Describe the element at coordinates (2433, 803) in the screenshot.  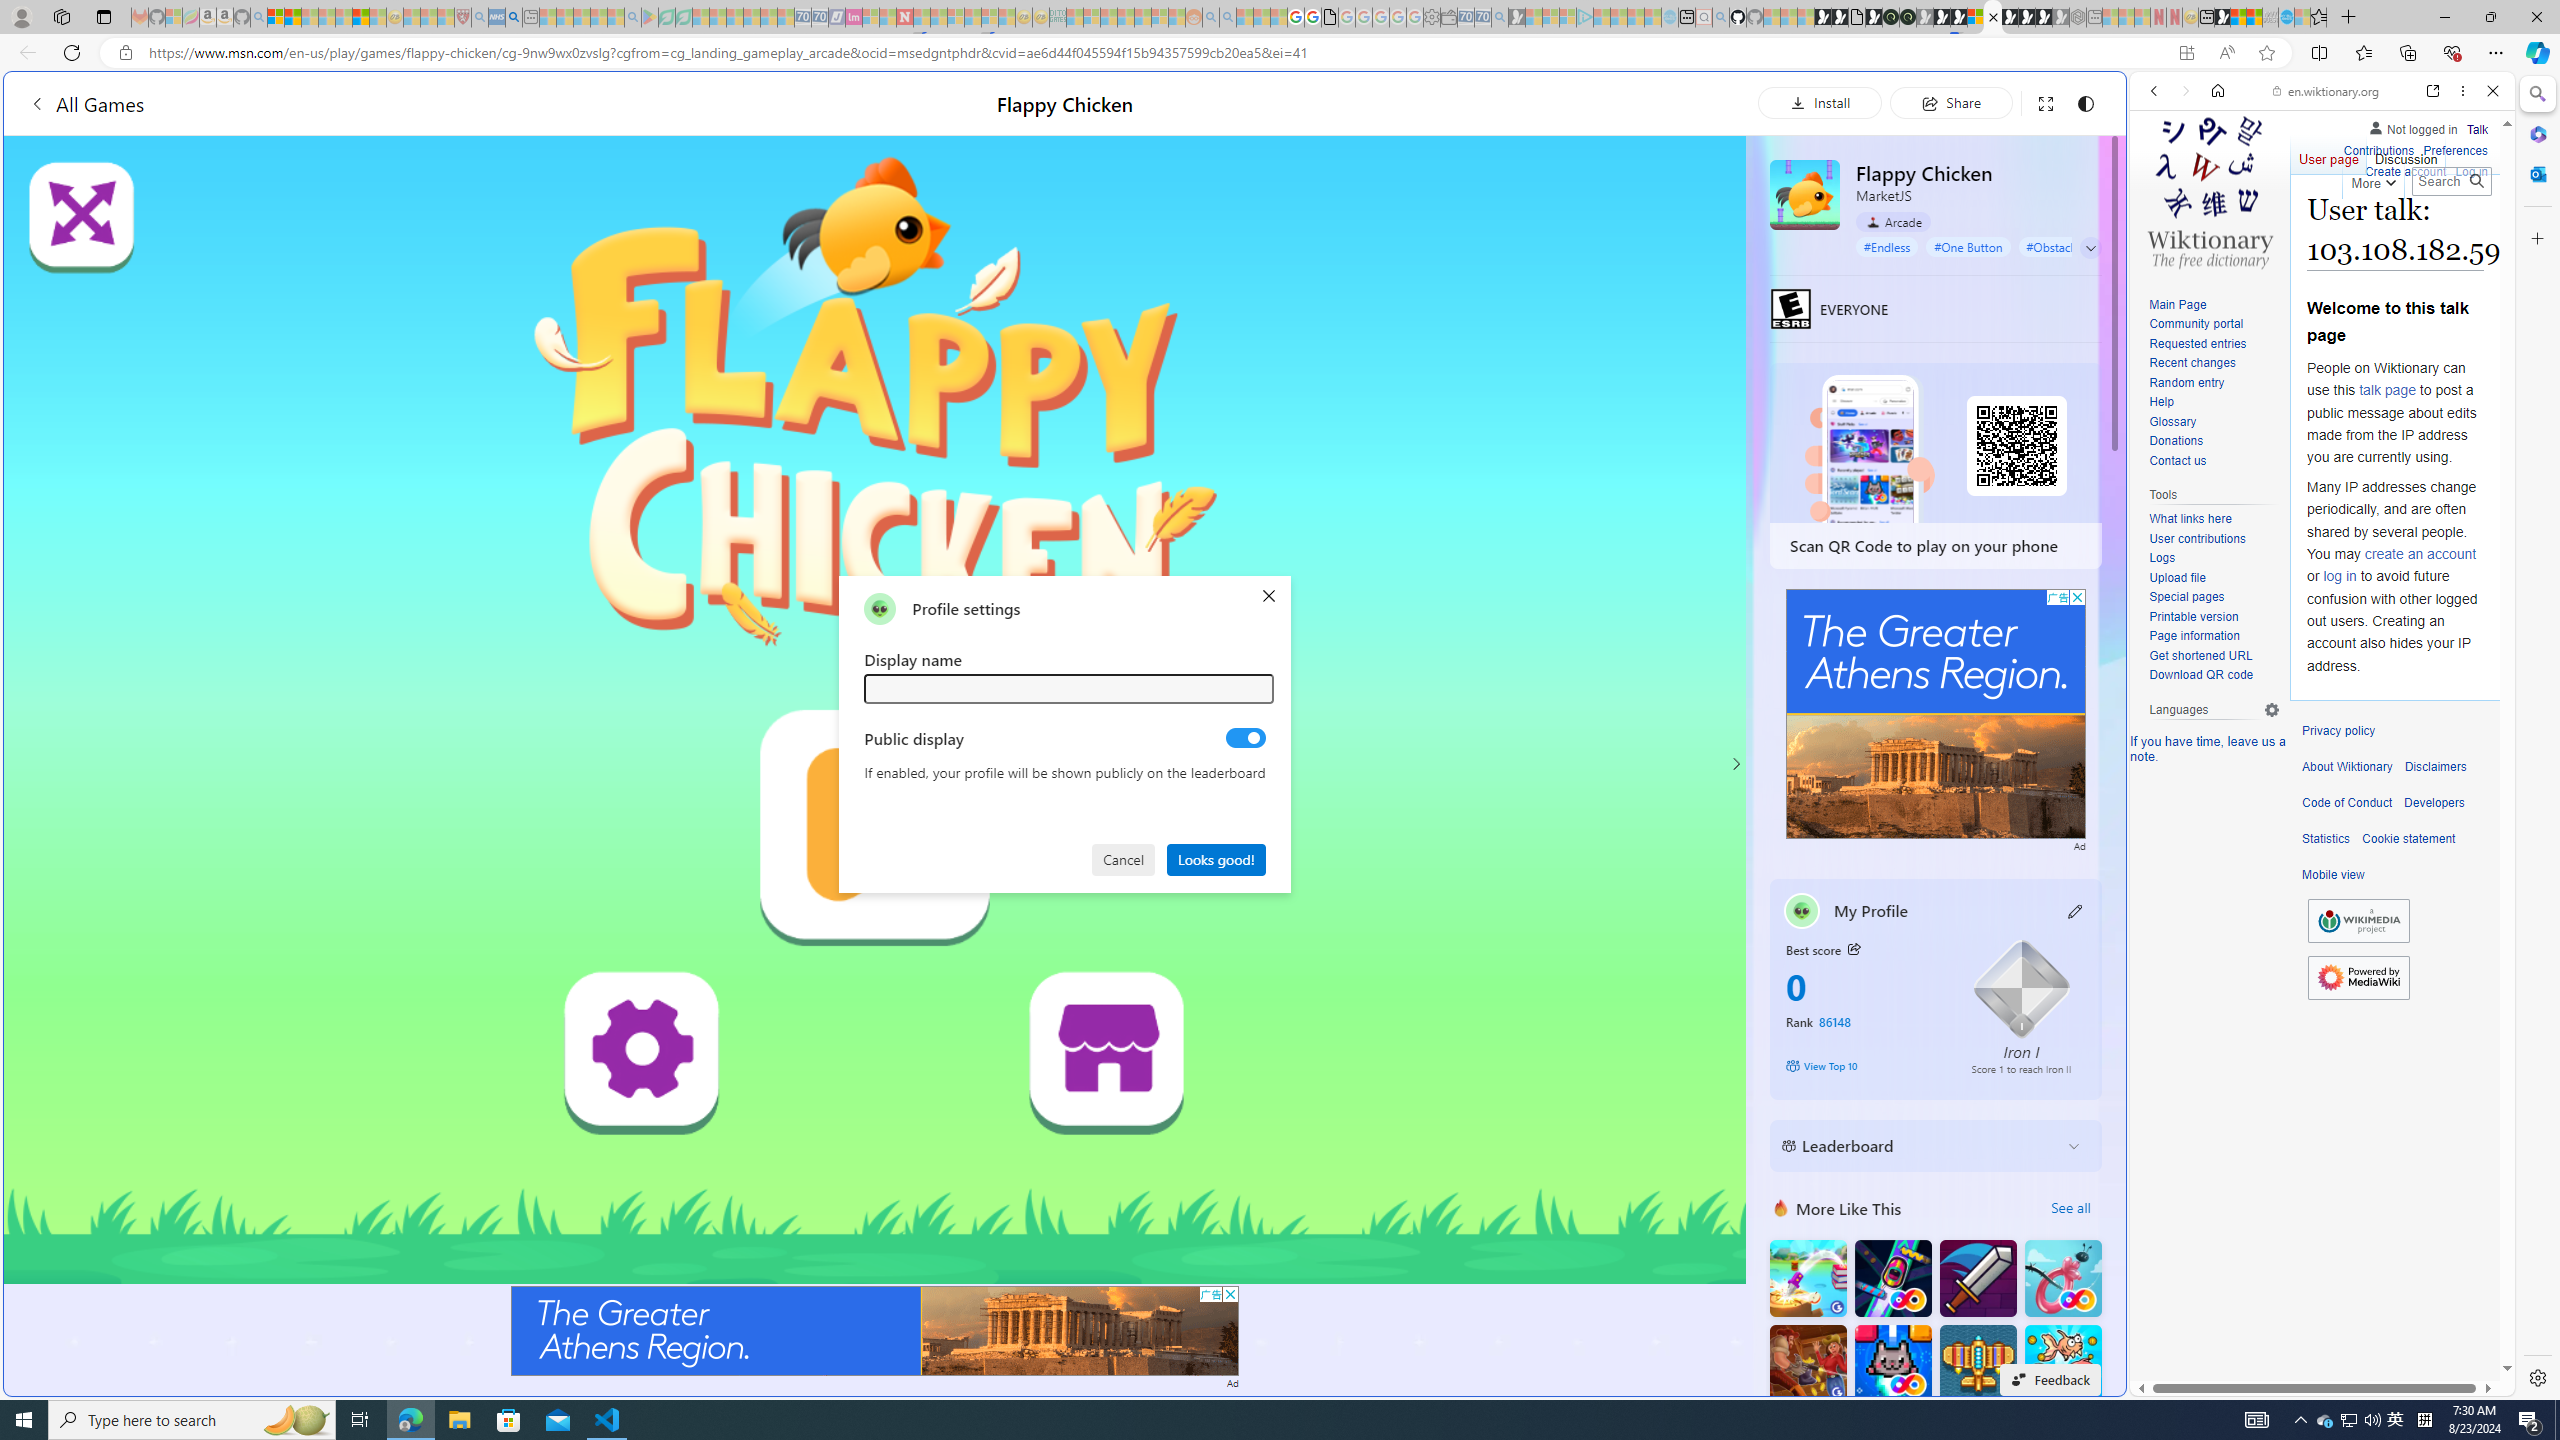
I see `'Developers'` at that location.